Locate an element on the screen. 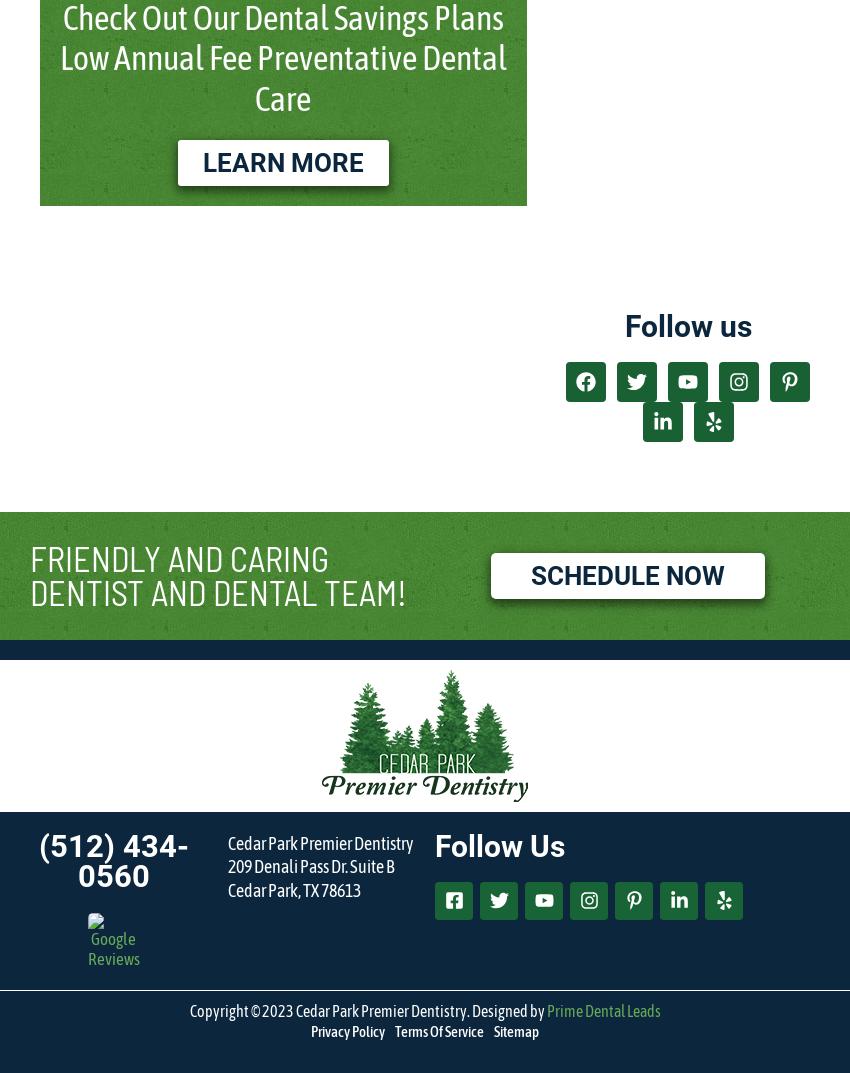  'LEARN MORE' is located at coordinates (281, 161).